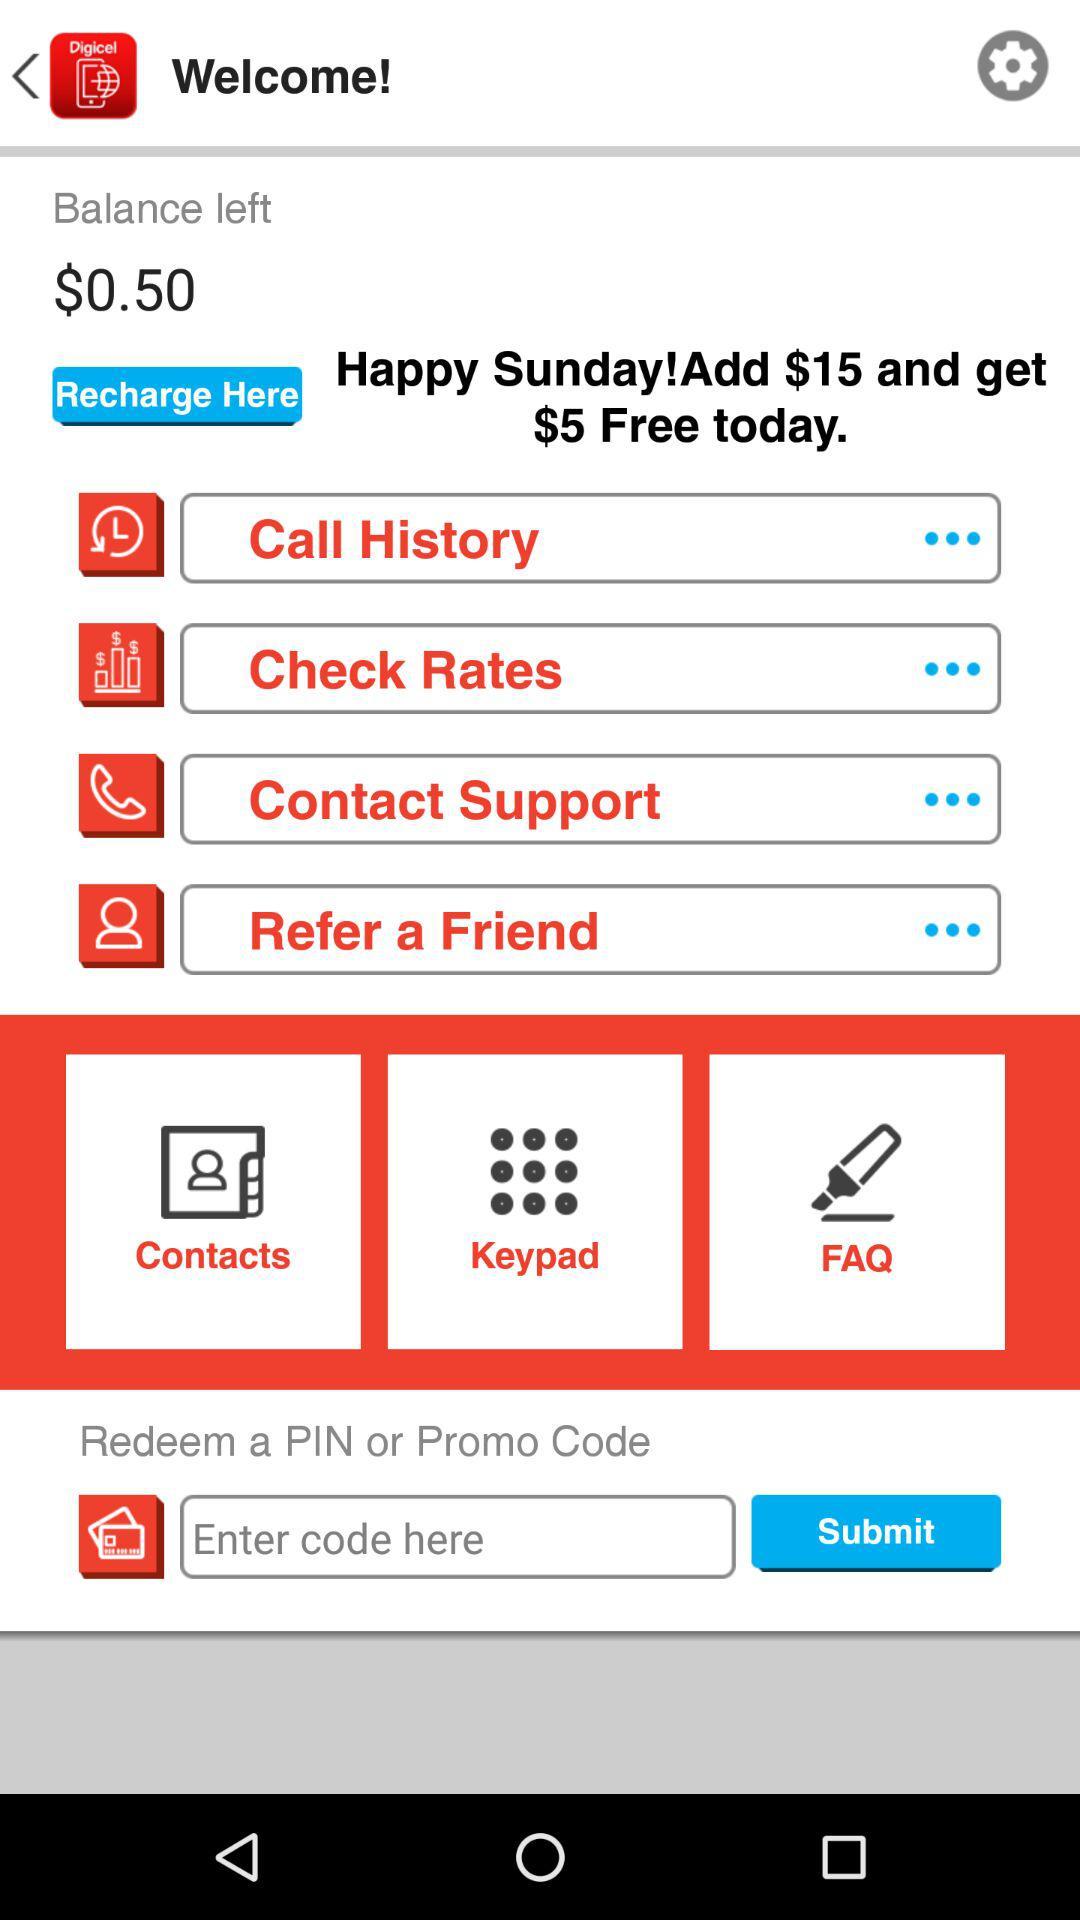 The image size is (1080, 1920). Describe the element at coordinates (176, 396) in the screenshot. I see `the item below the $0.50` at that location.